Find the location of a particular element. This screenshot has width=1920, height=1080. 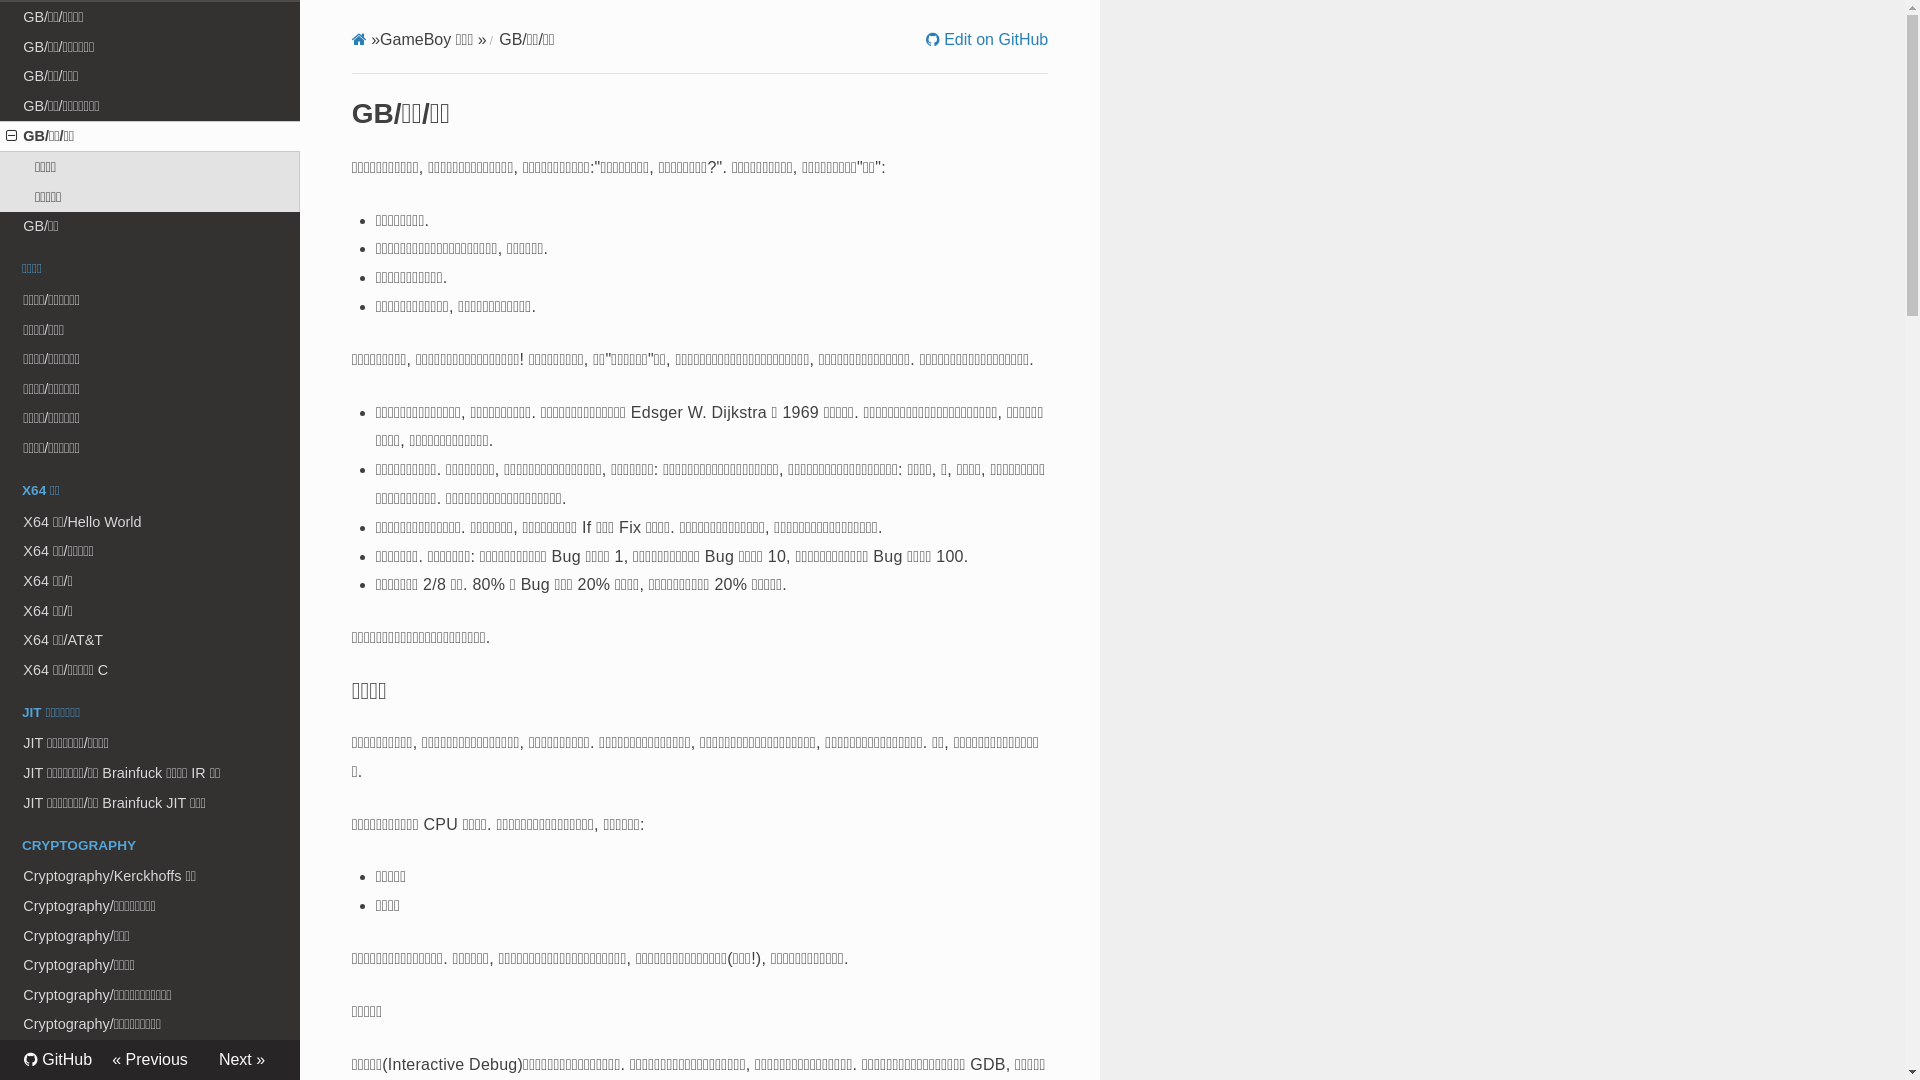

'GitHub' is located at coordinates (57, 1058).